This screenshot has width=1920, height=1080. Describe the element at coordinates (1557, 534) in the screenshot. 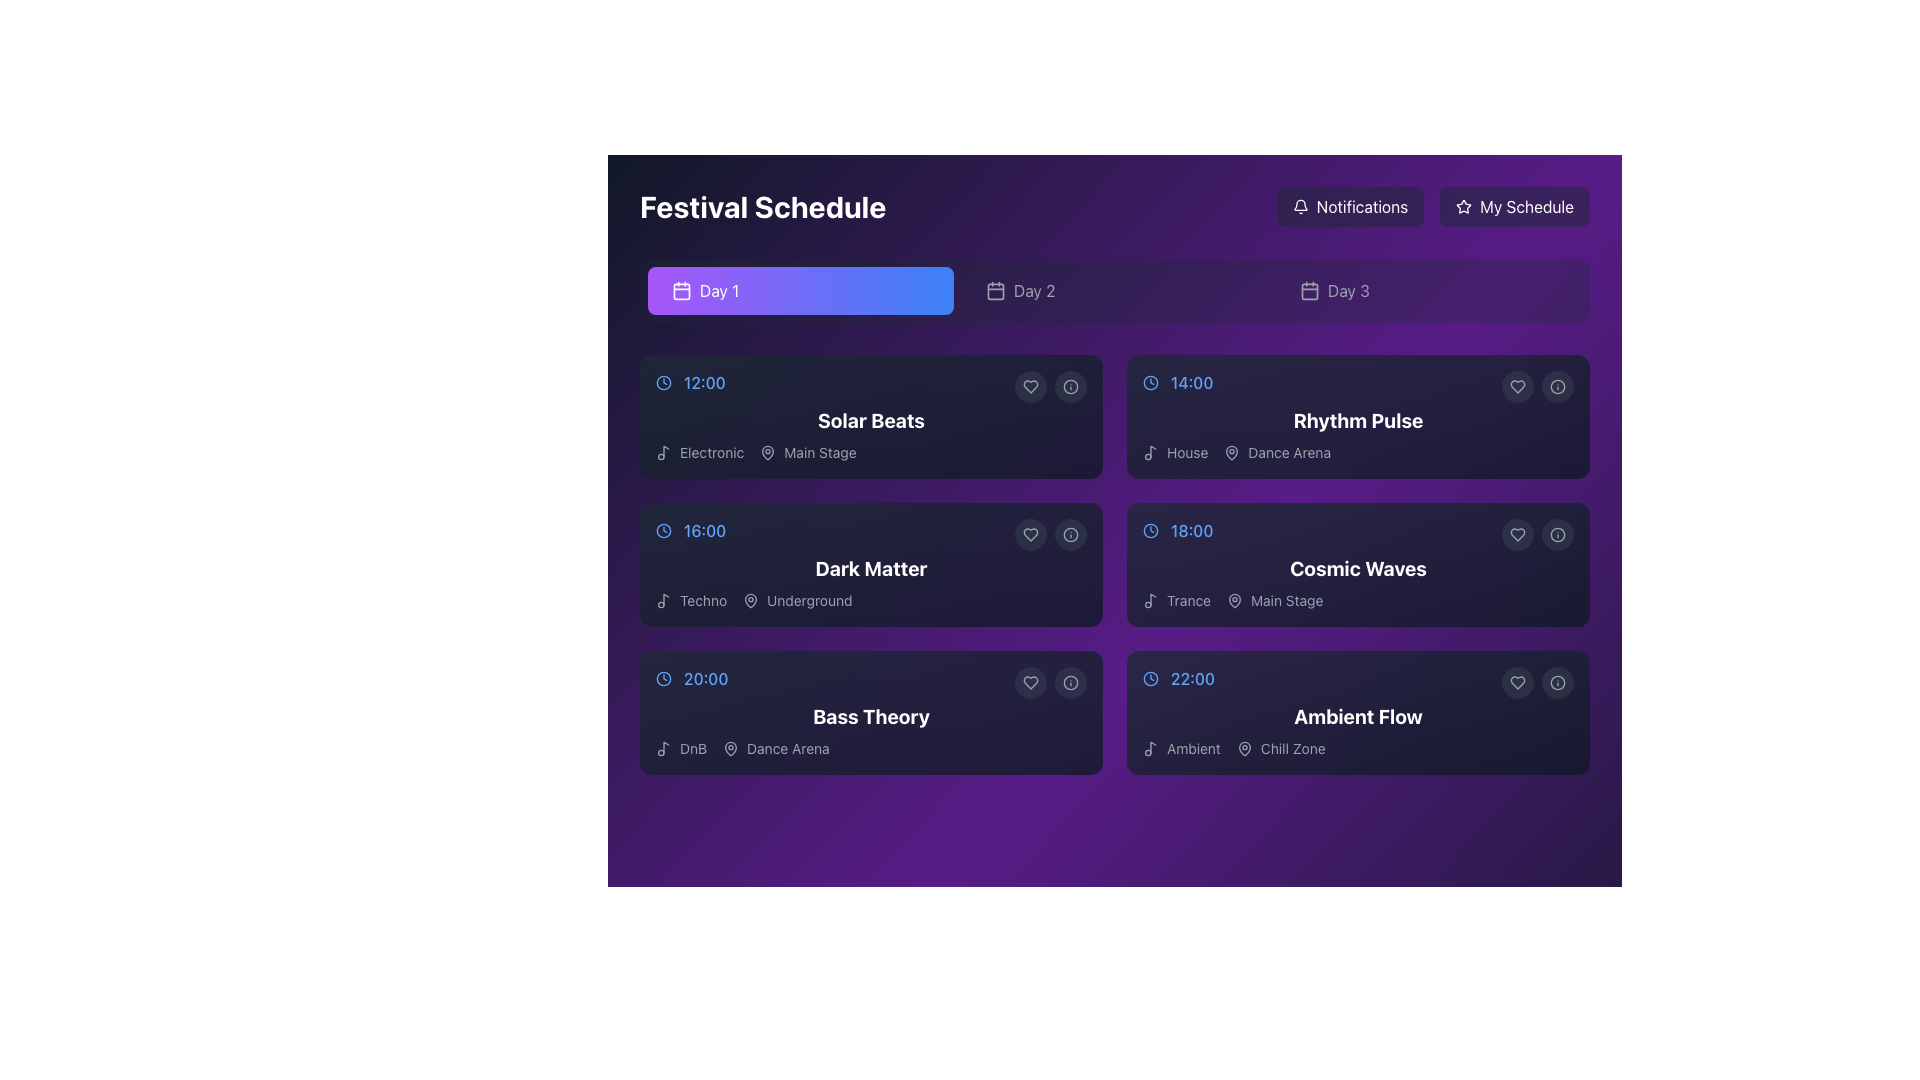

I see `the circular Info button icon, which provides additional details related to the 'Cosmic Waves' event` at that location.